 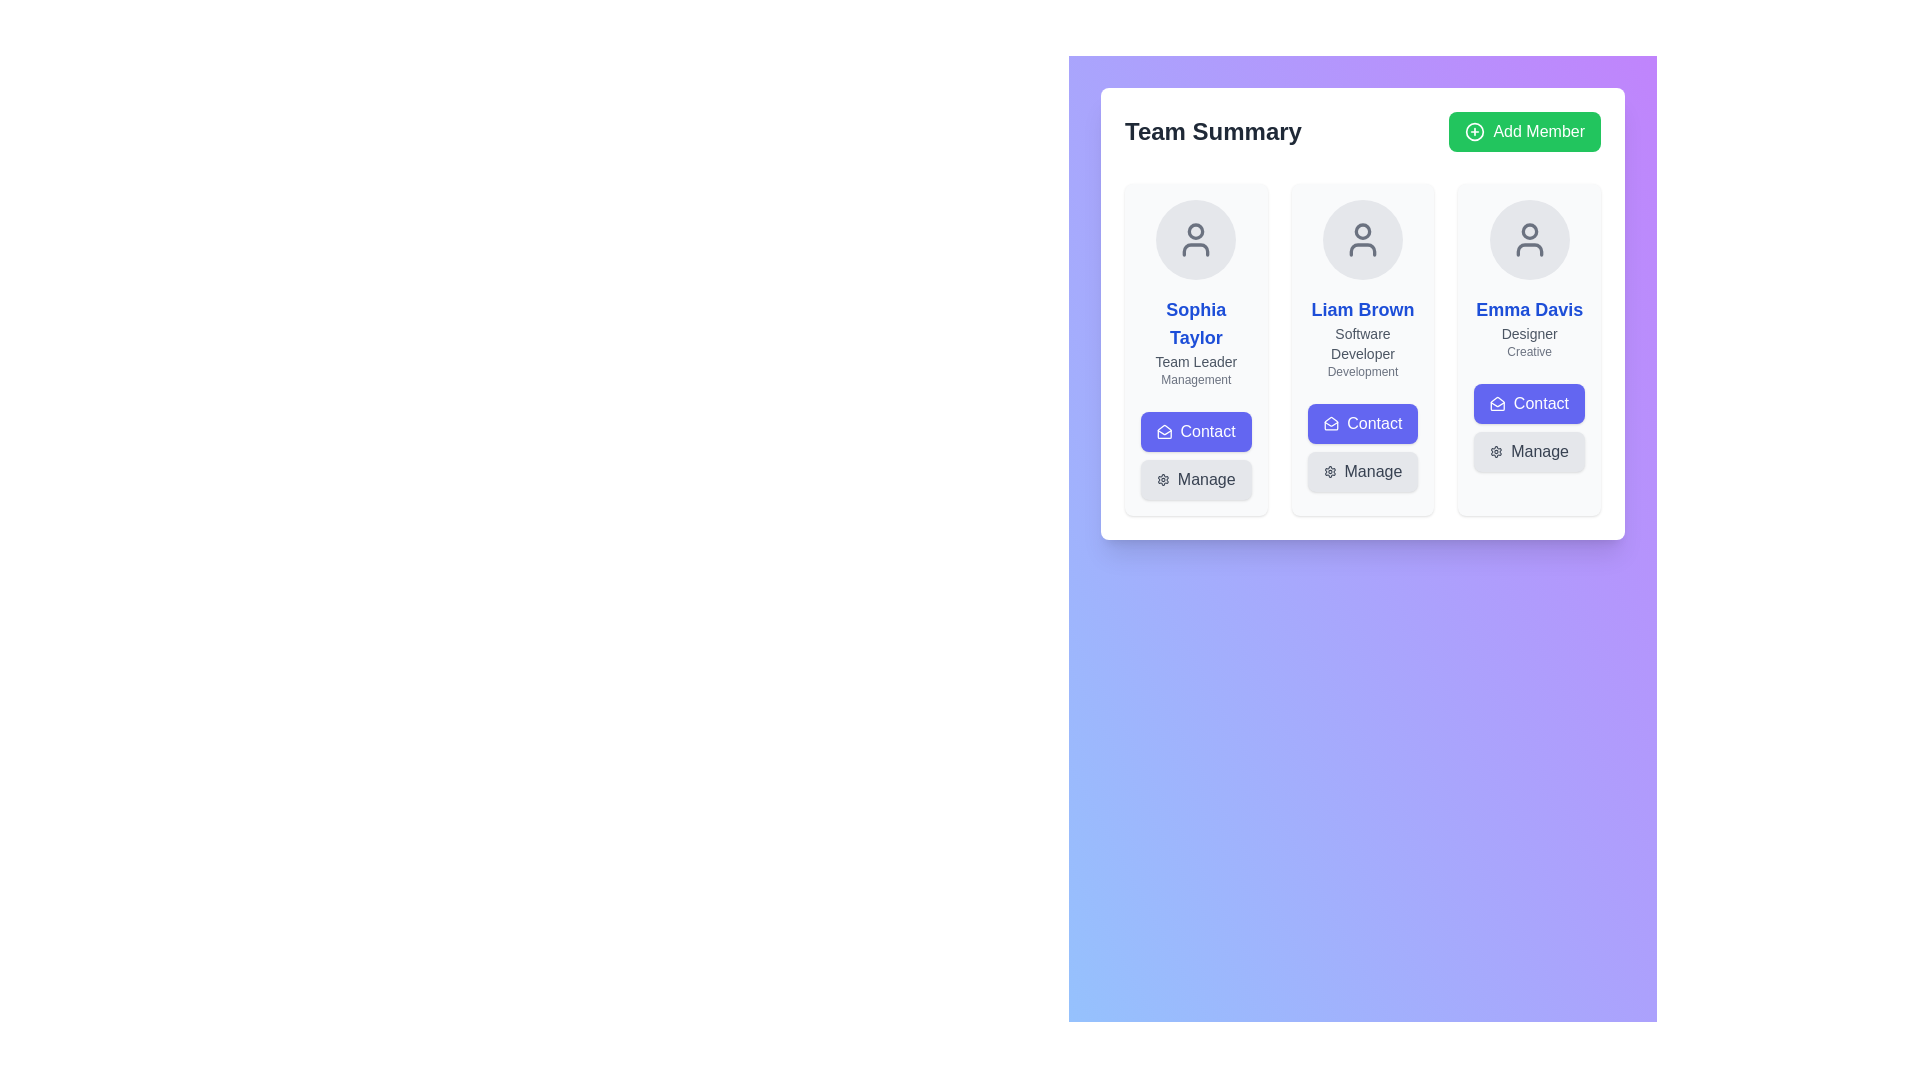 What do you see at coordinates (1163, 479) in the screenshot?
I see `the cogwheel icon representing settings, which is centrally placed beneath the 'Add Member' button in the card layout` at bounding box center [1163, 479].